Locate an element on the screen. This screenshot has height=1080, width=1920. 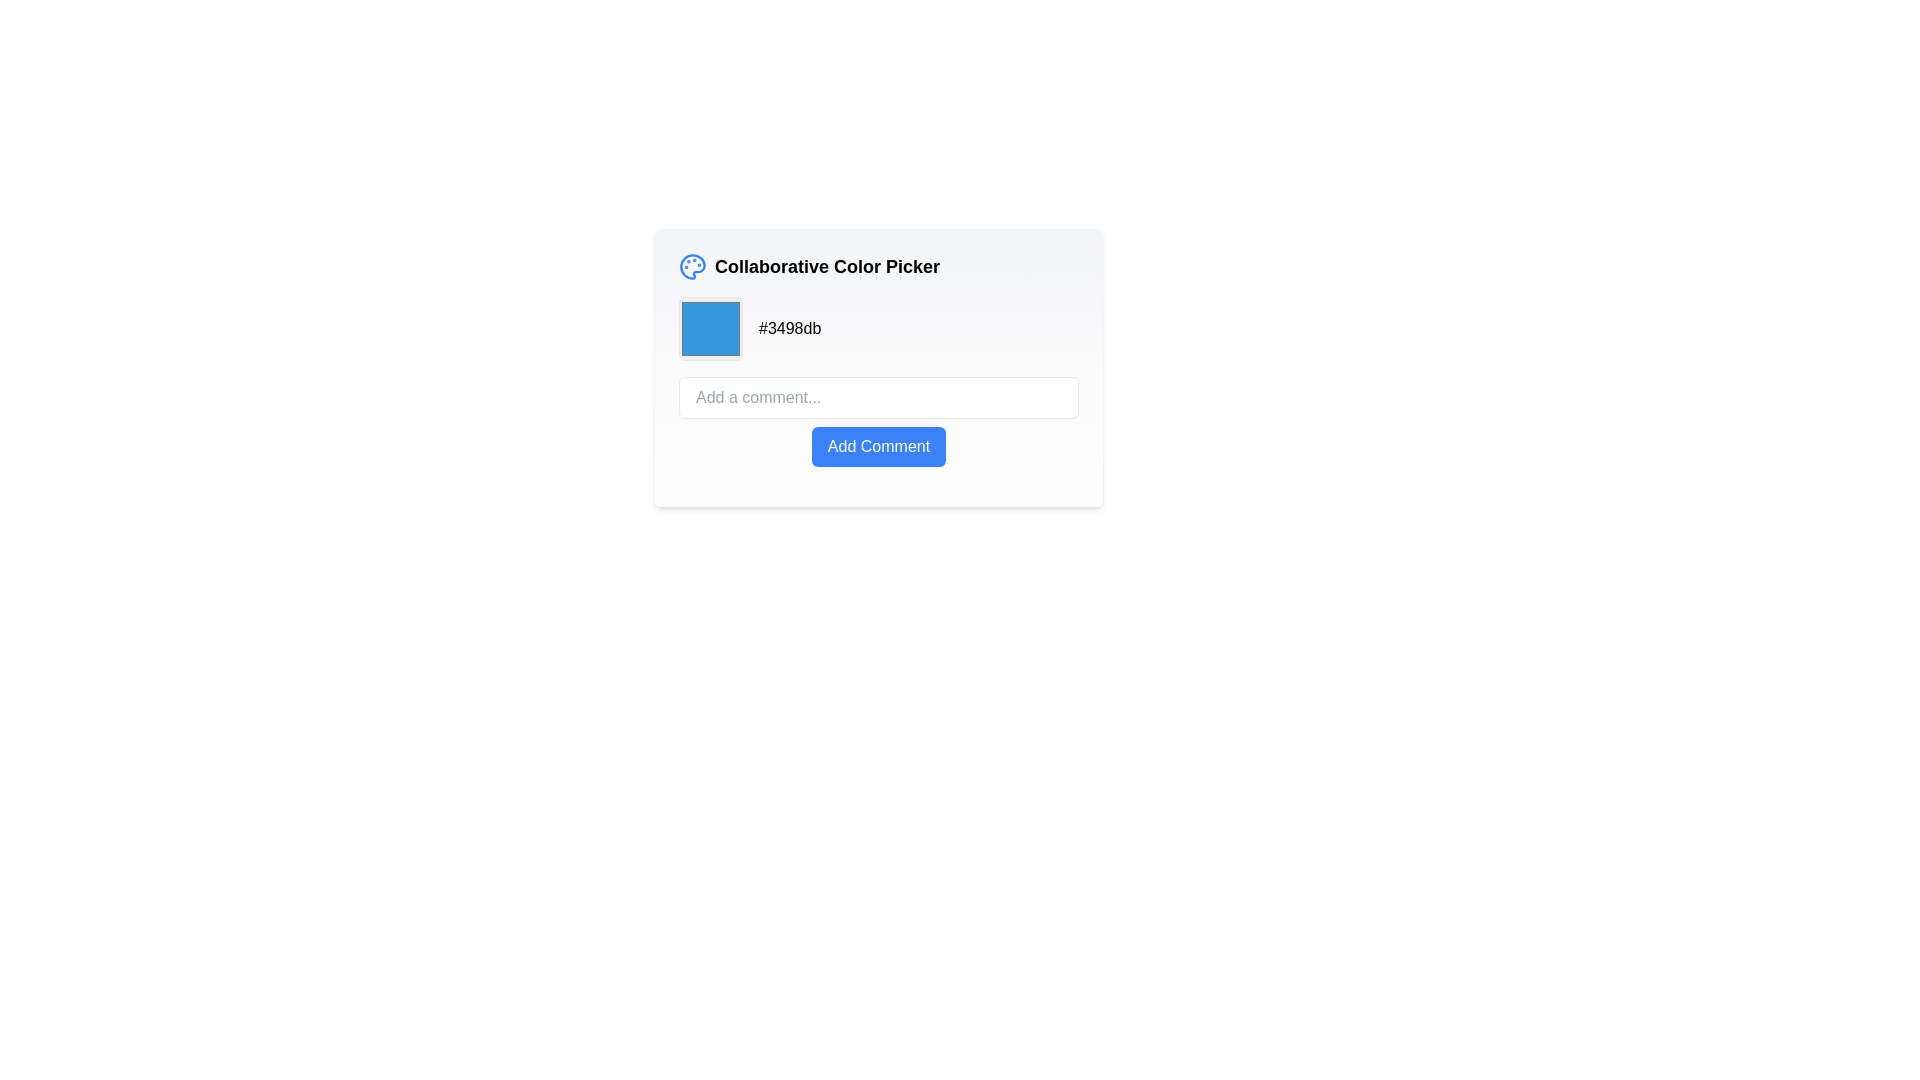
the submit button located below the 'Add a comment...' input field is located at coordinates (878, 446).